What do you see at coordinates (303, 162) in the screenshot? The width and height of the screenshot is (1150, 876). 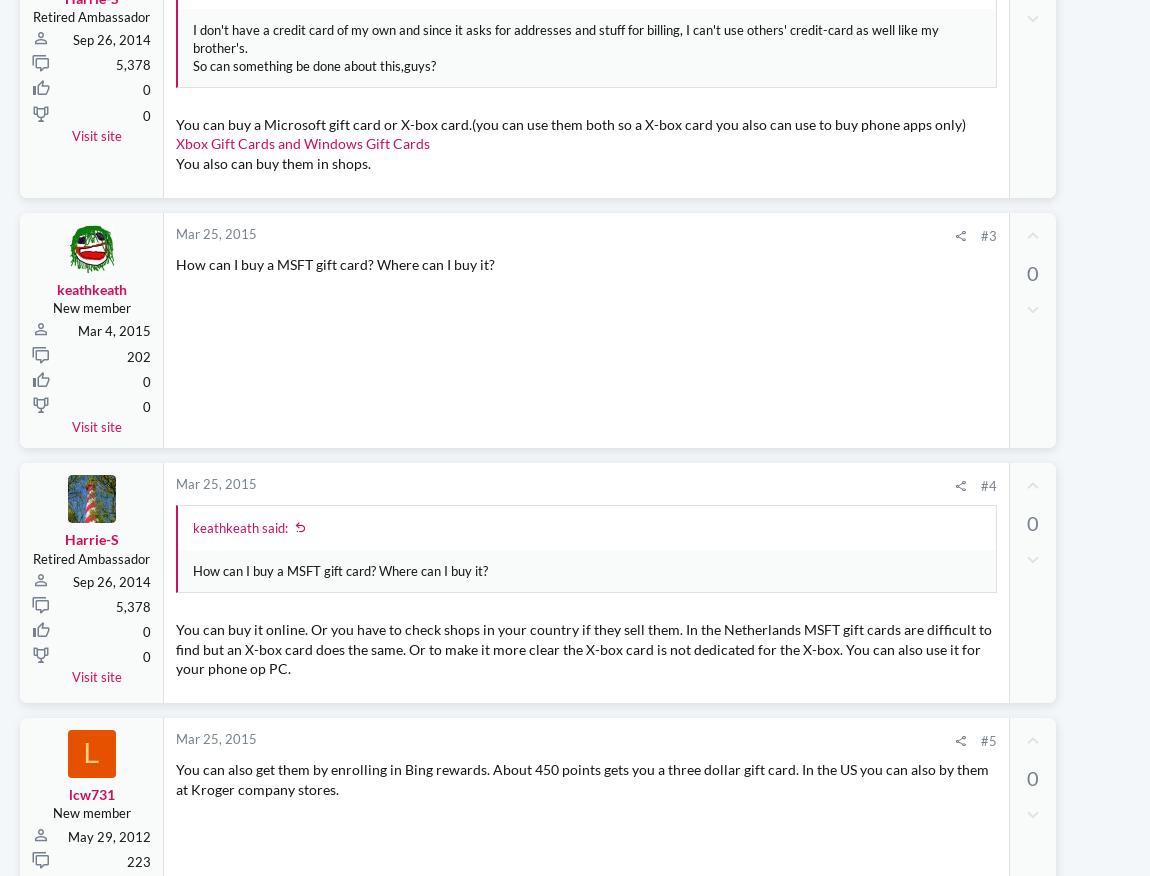 I see `'Xbox Gift Cards and Windows Gift Cards'` at bounding box center [303, 162].